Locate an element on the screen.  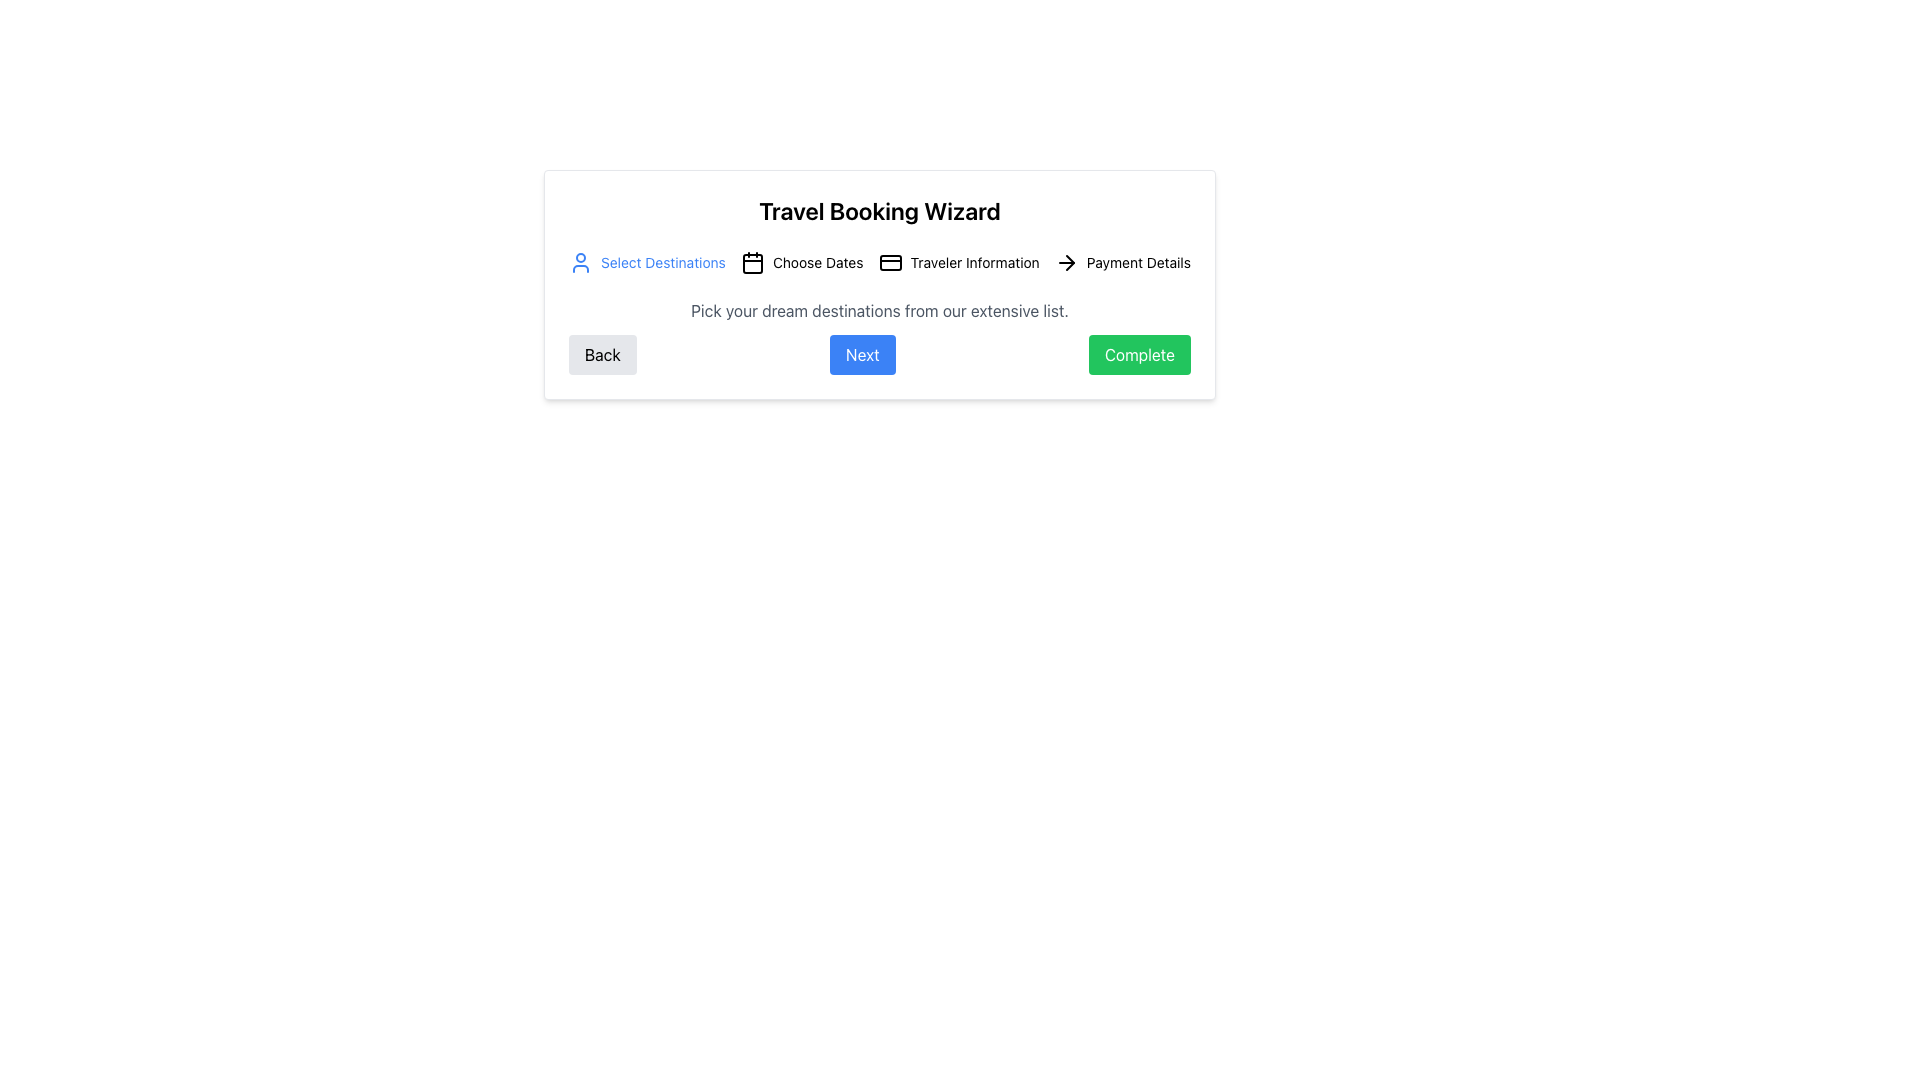
the Step Progress Indicator Bar located within the 'Travel Booking Wizard' block to guide the user through the booking process is located at coordinates (879, 261).